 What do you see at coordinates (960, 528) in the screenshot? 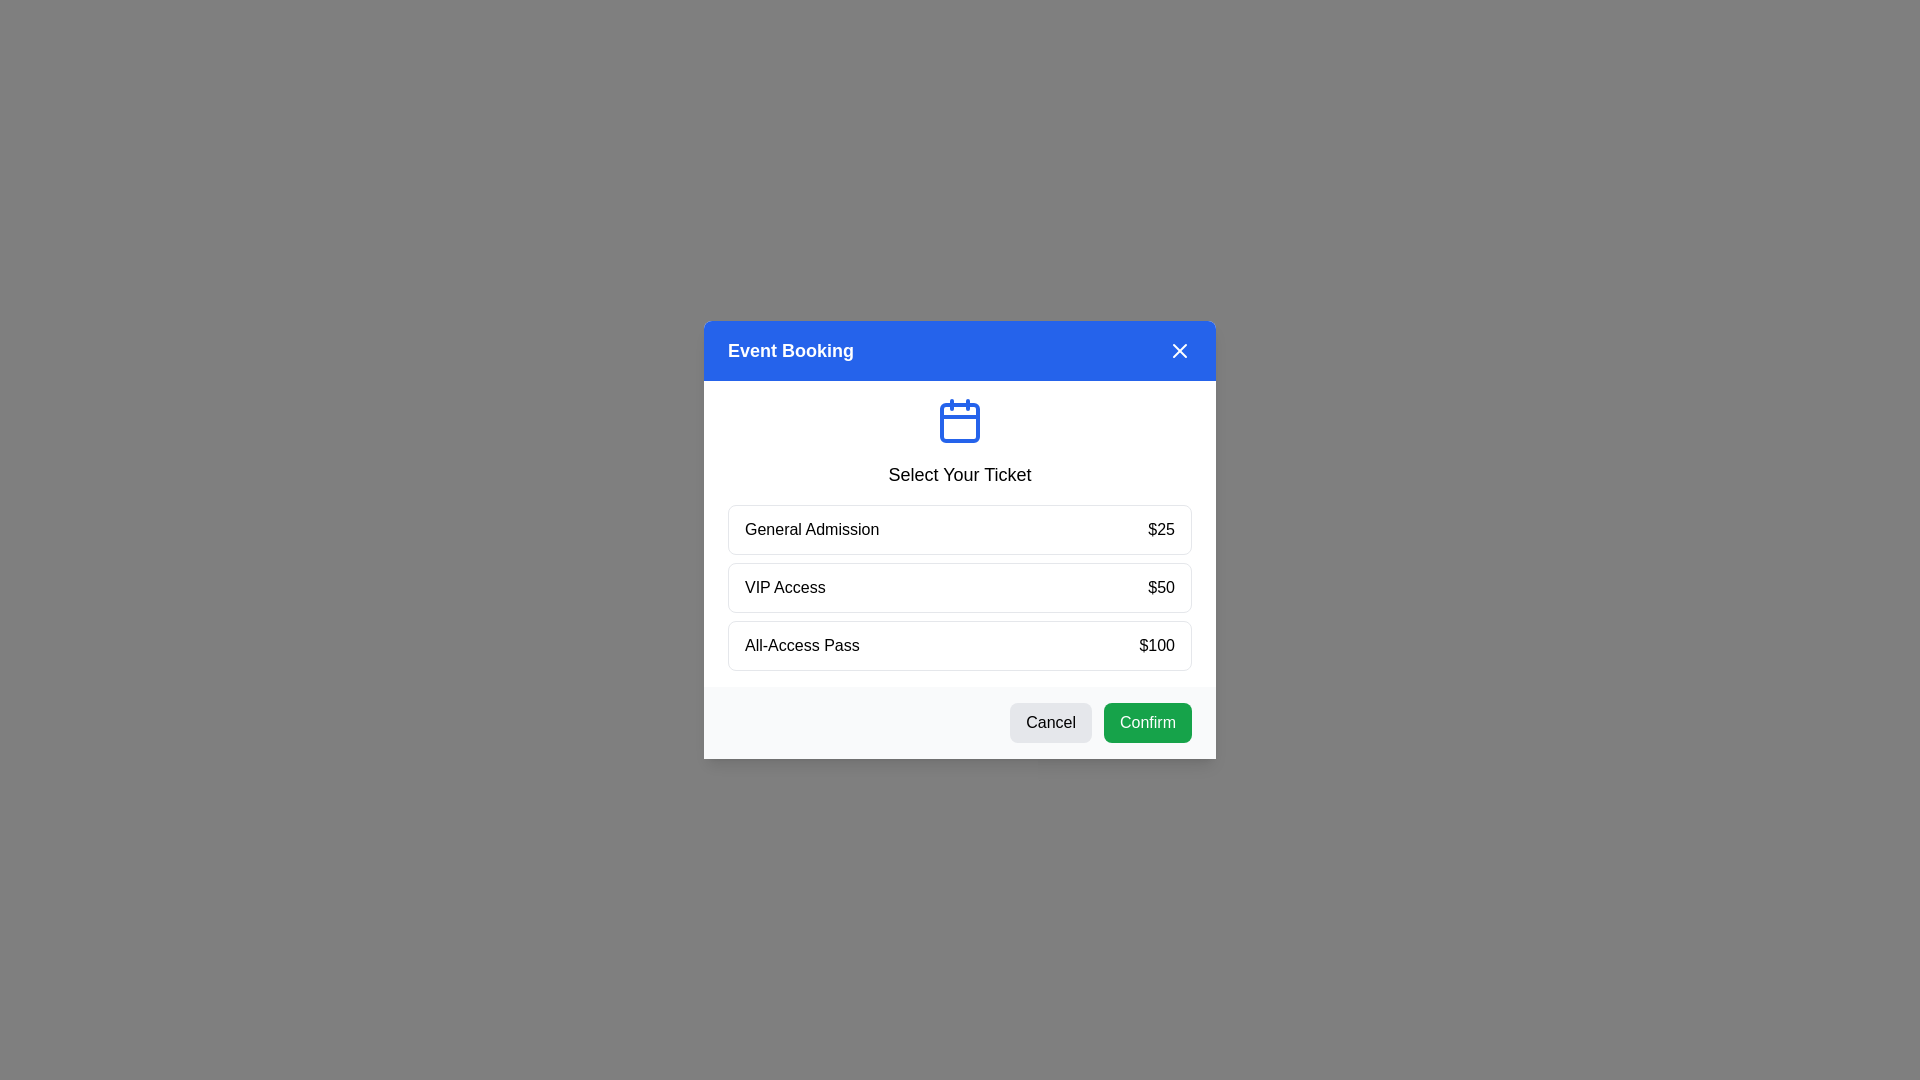
I see `the first selectable option labeled 'General Admission'` at bounding box center [960, 528].